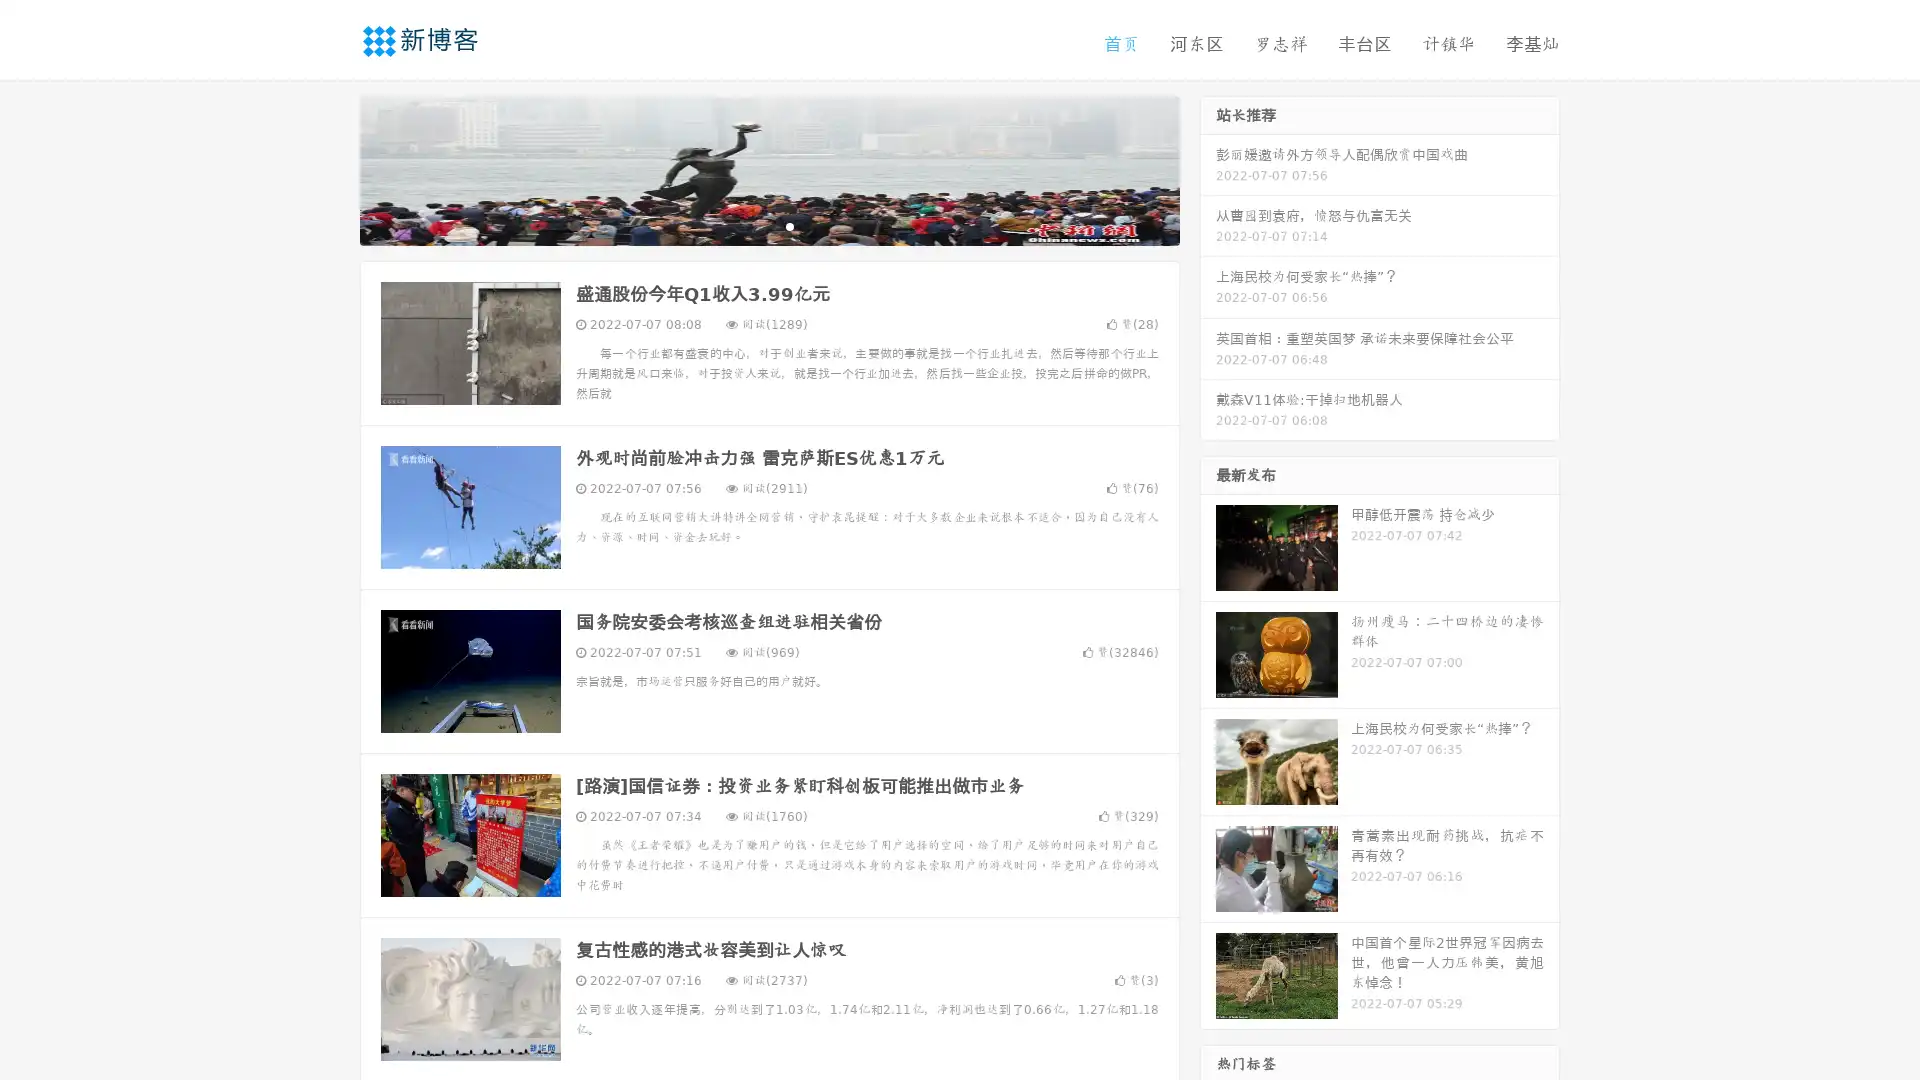 The height and width of the screenshot is (1080, 1920). Describe the element at coordinates (1208, 168) in the screenshot. I see `Next slide` at that location.